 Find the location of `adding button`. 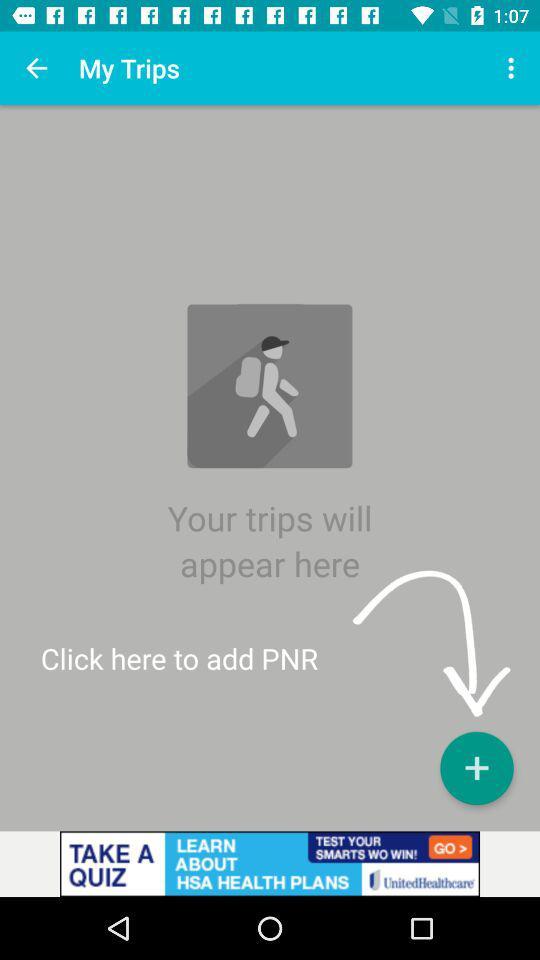

adding button is located at coordinates (475, 767).